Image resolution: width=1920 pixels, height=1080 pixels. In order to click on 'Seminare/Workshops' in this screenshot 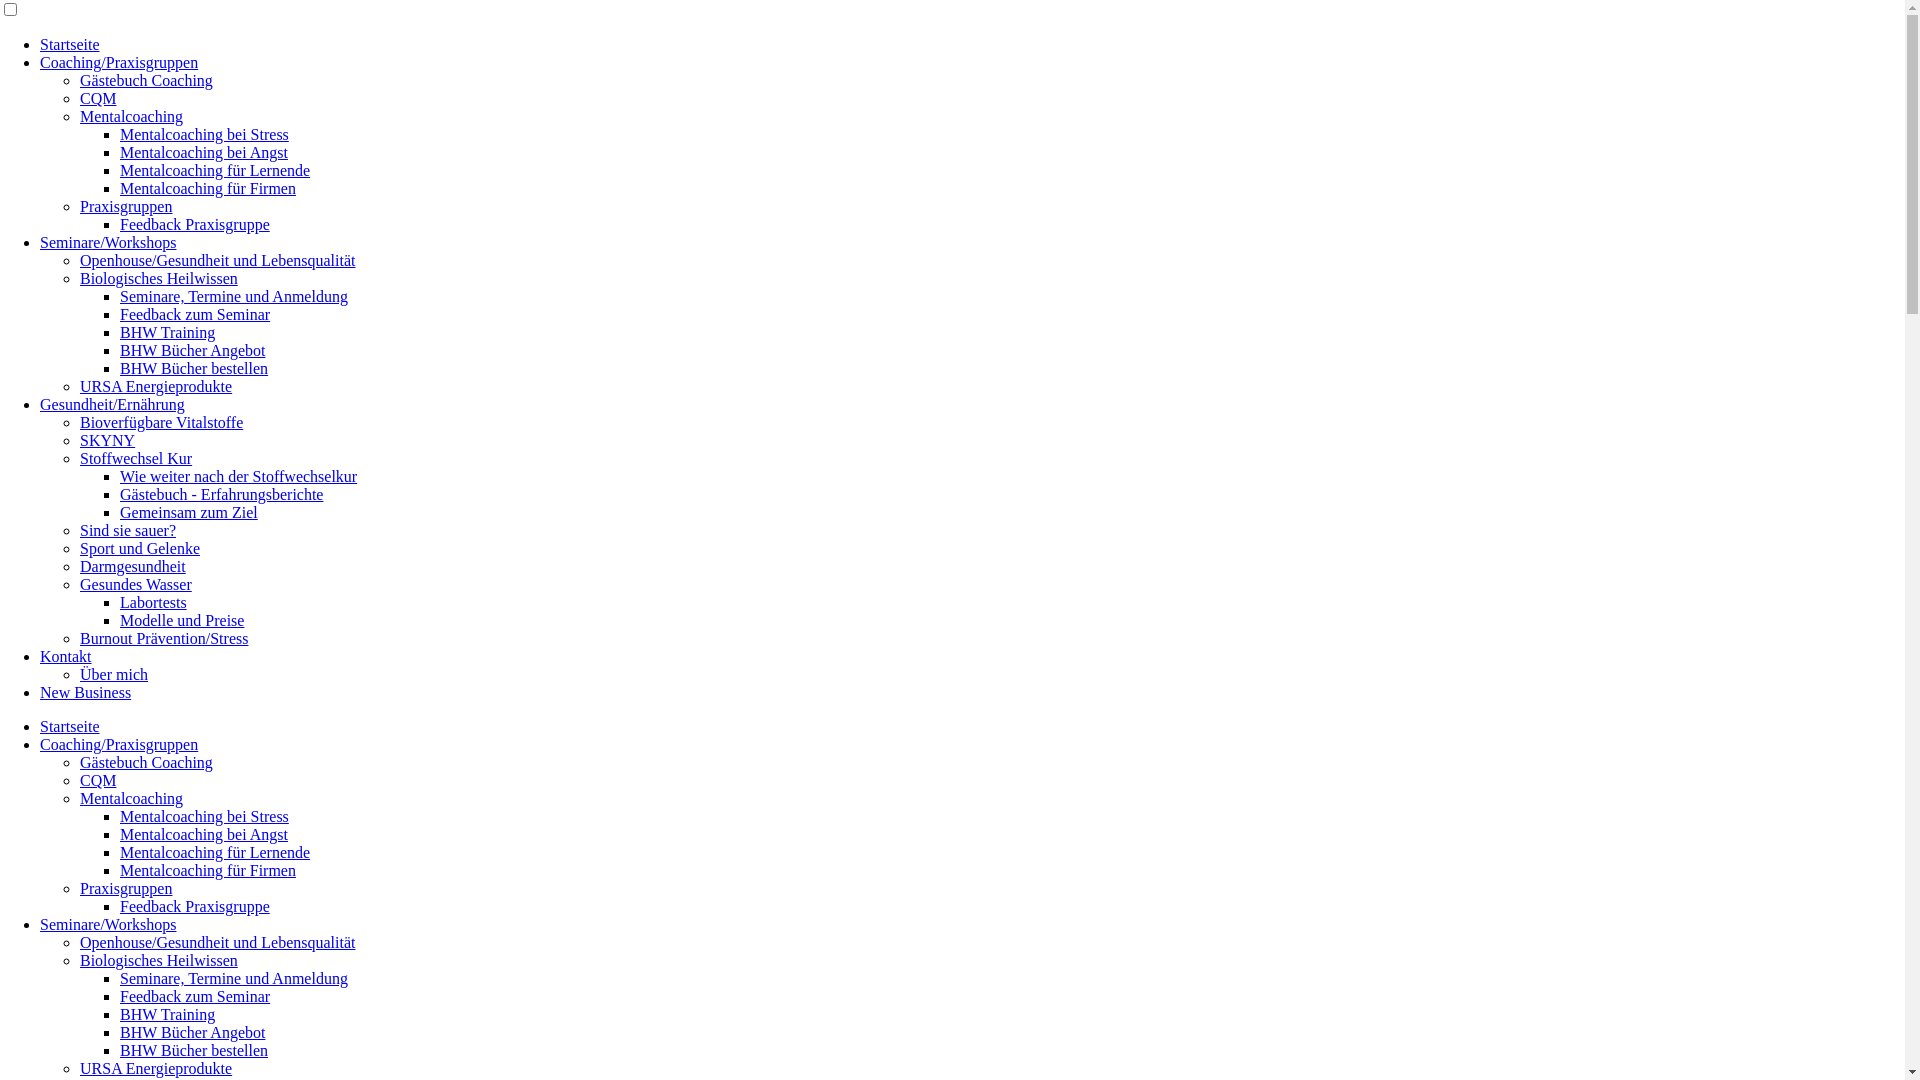, I will do `click(106, 241)`.